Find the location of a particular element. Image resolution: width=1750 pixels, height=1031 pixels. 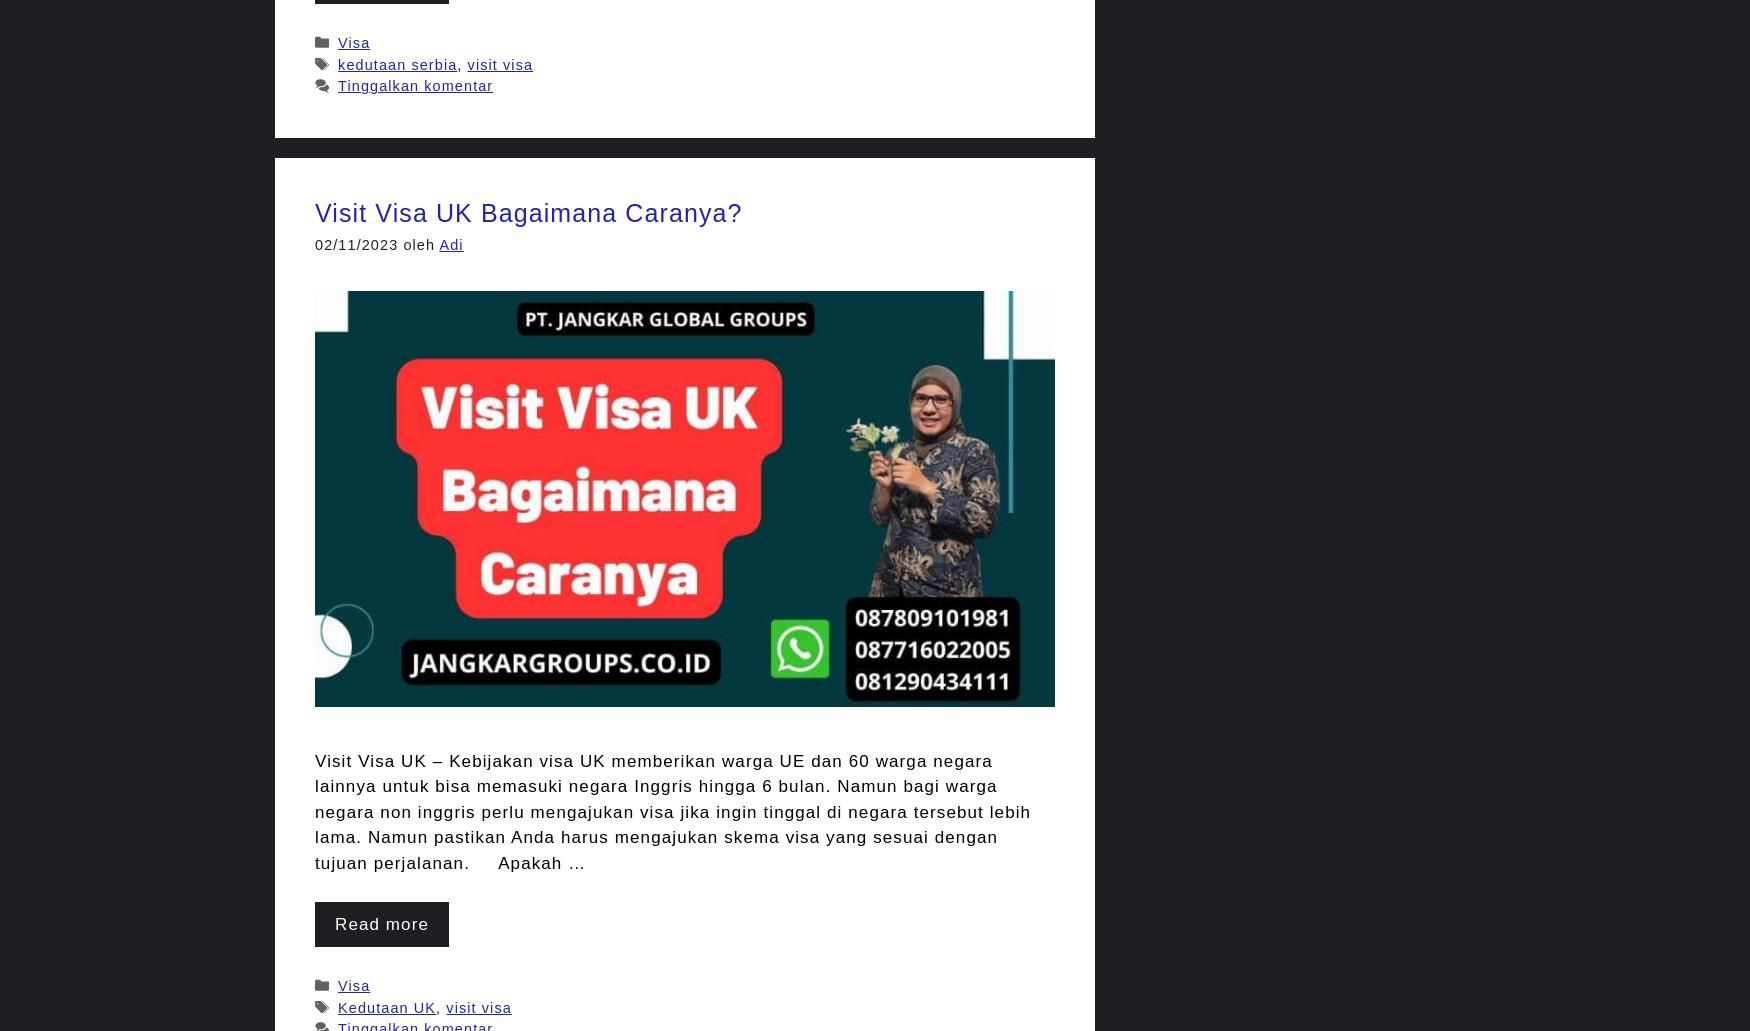

'Read more' is located at coordinates (381, 923).